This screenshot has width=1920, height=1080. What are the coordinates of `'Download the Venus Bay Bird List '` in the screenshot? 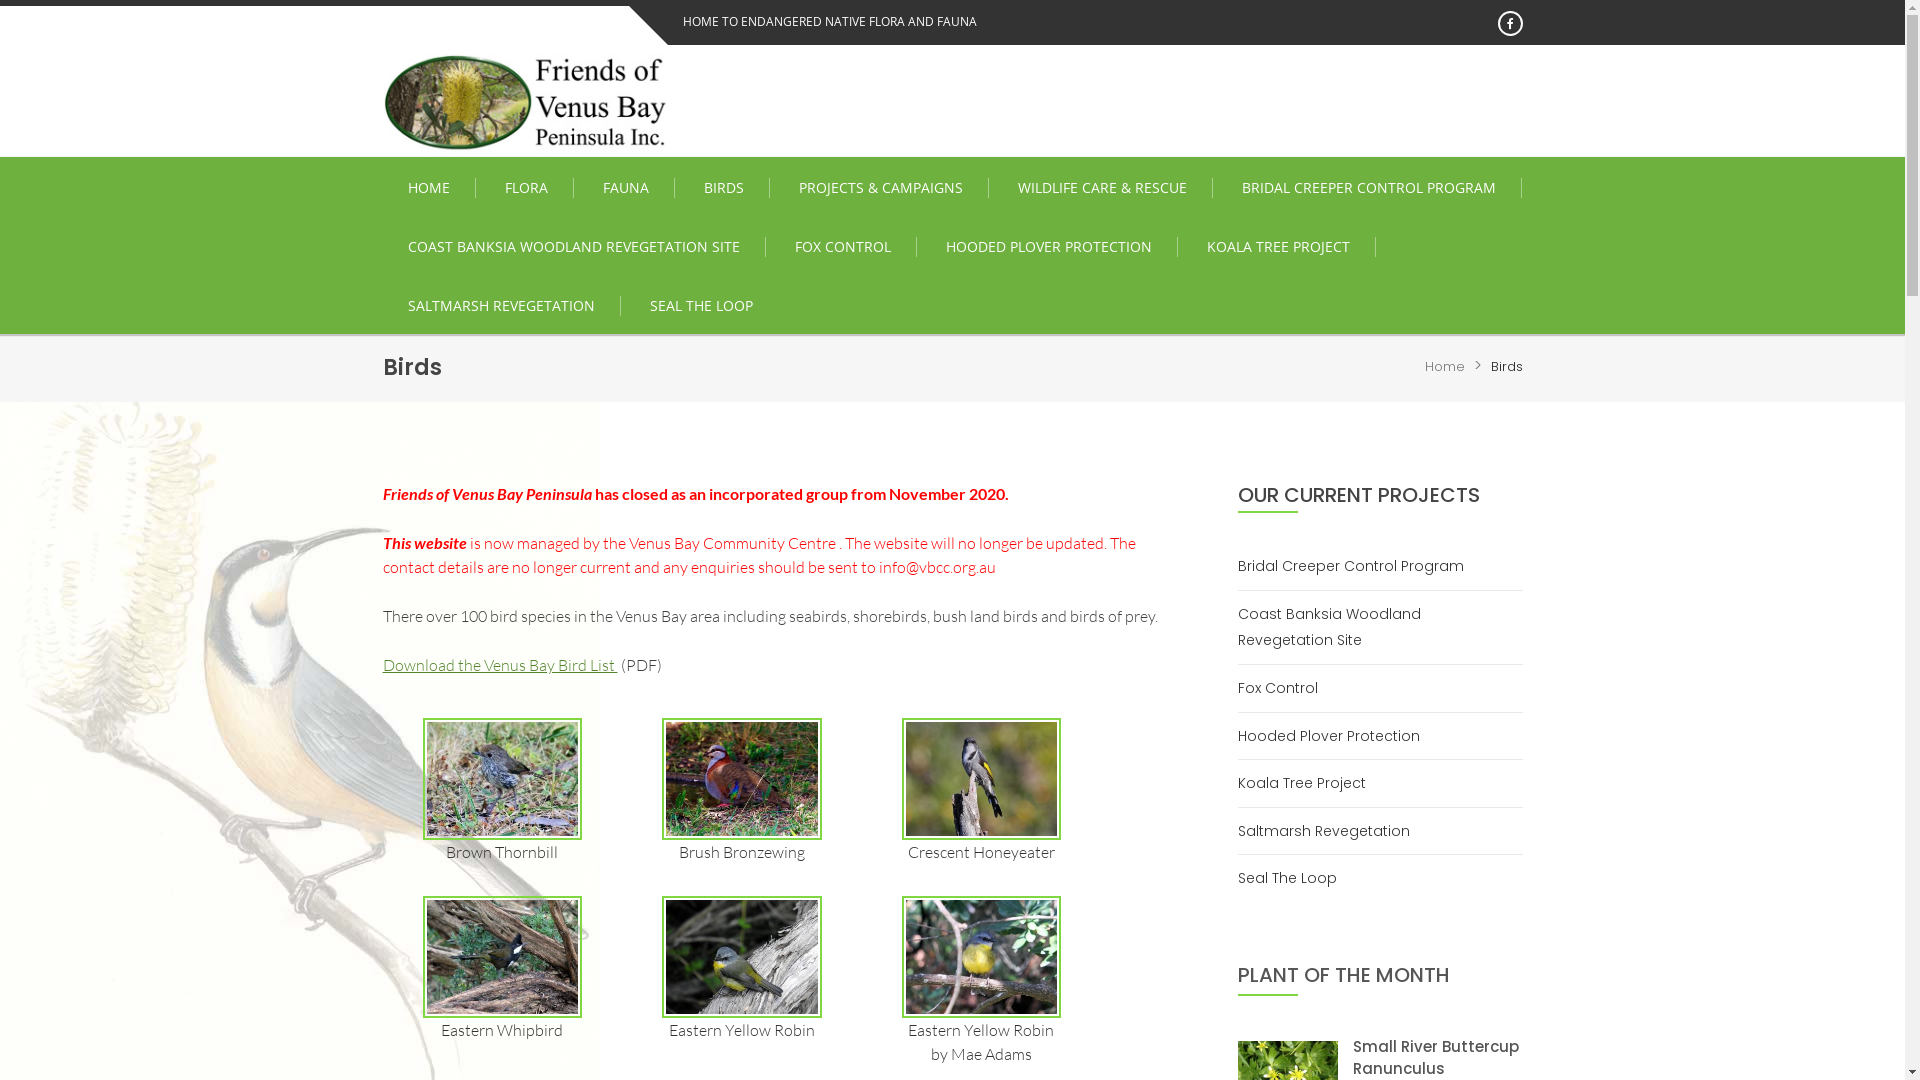 It's located at (499, 664).